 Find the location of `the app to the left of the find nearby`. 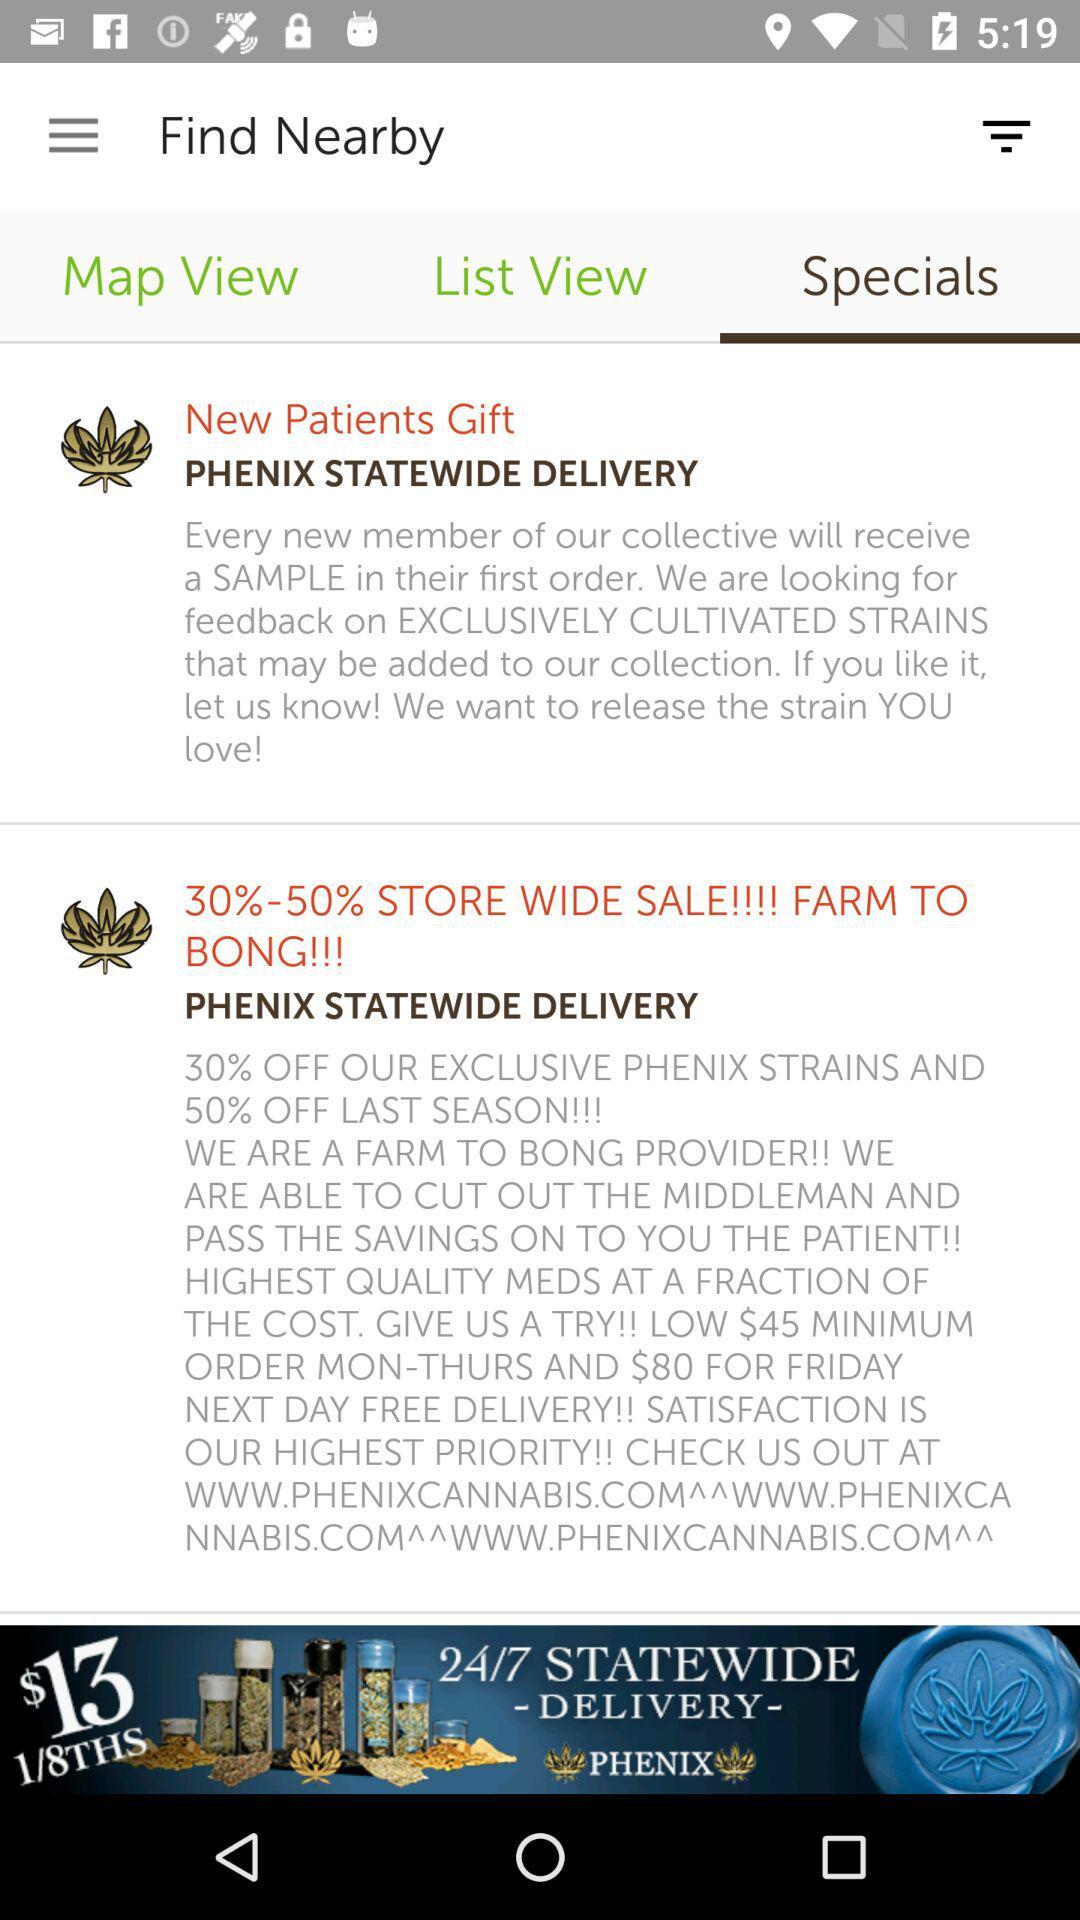

the app to the left of the find nearby is located at coordinates (72, 135).